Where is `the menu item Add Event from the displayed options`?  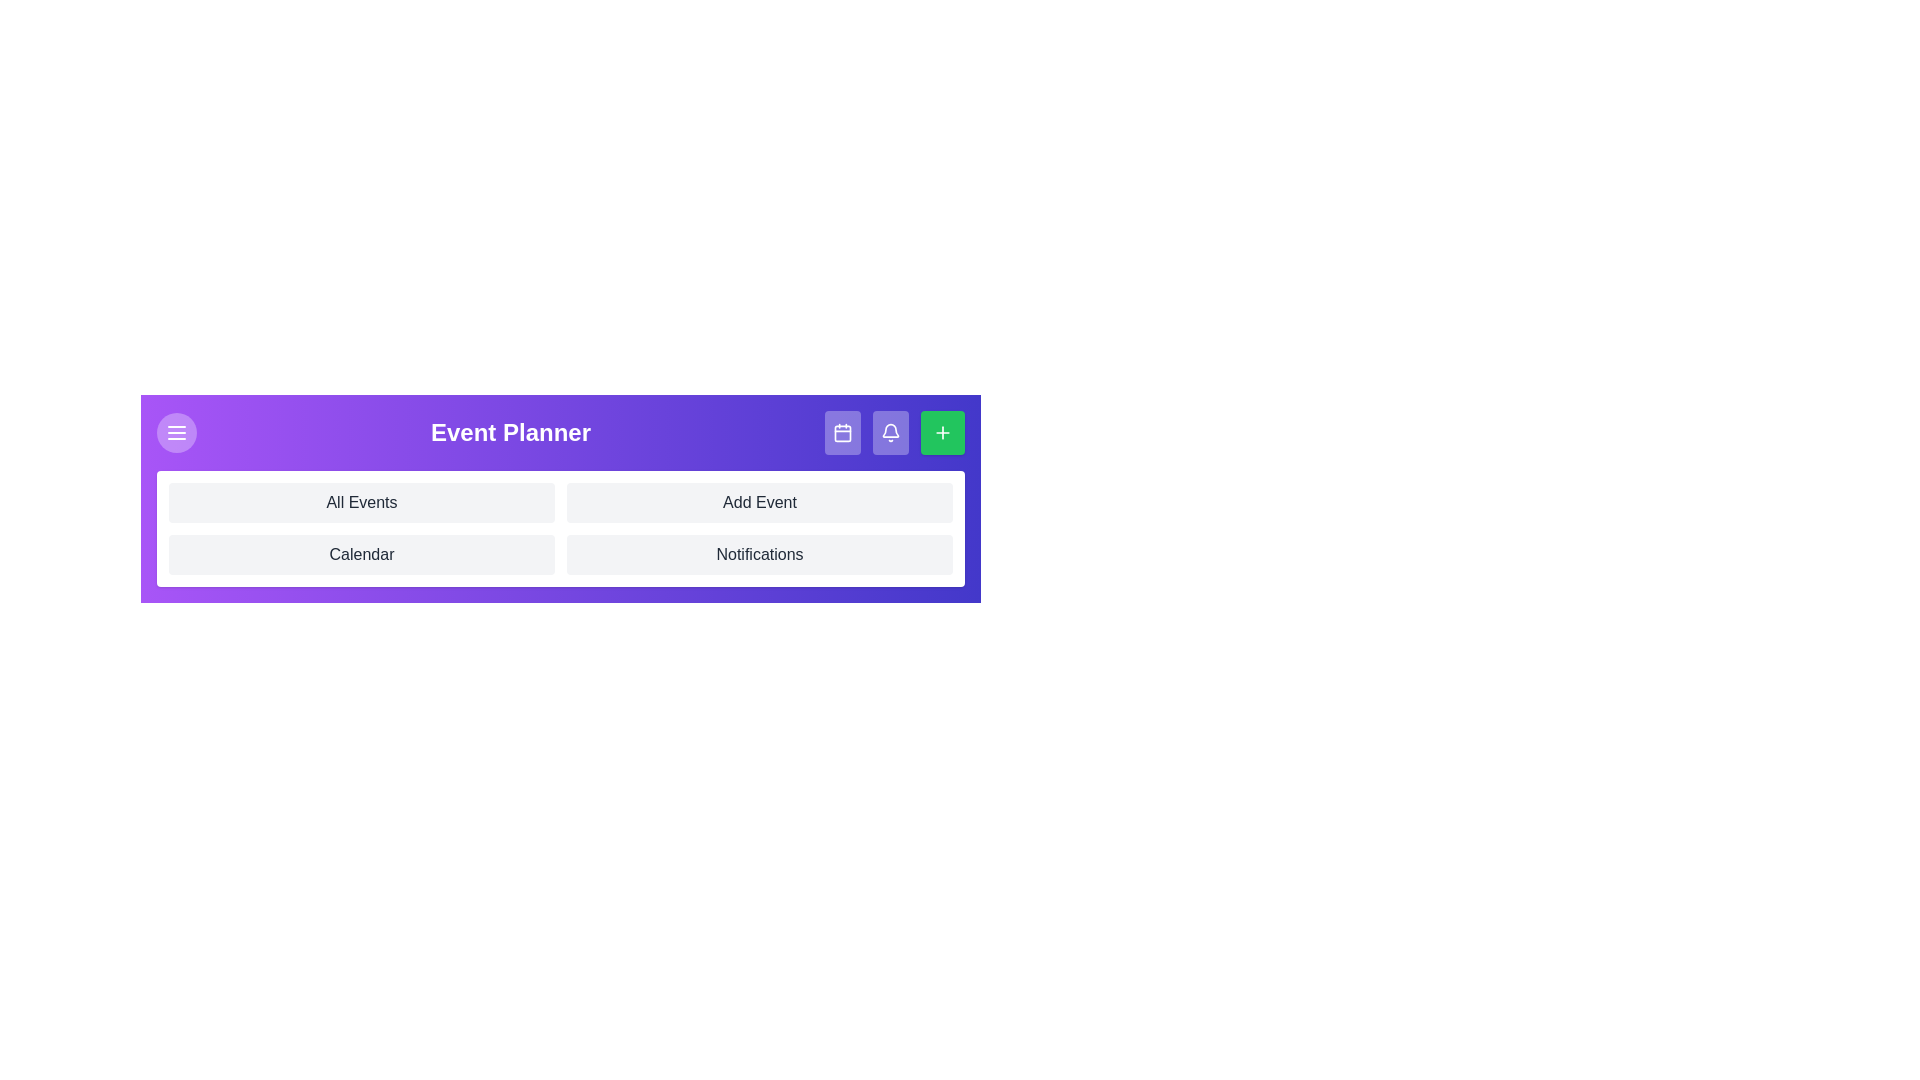
the menu item Add Event from the displayed options is located at coordinates (758, 501).